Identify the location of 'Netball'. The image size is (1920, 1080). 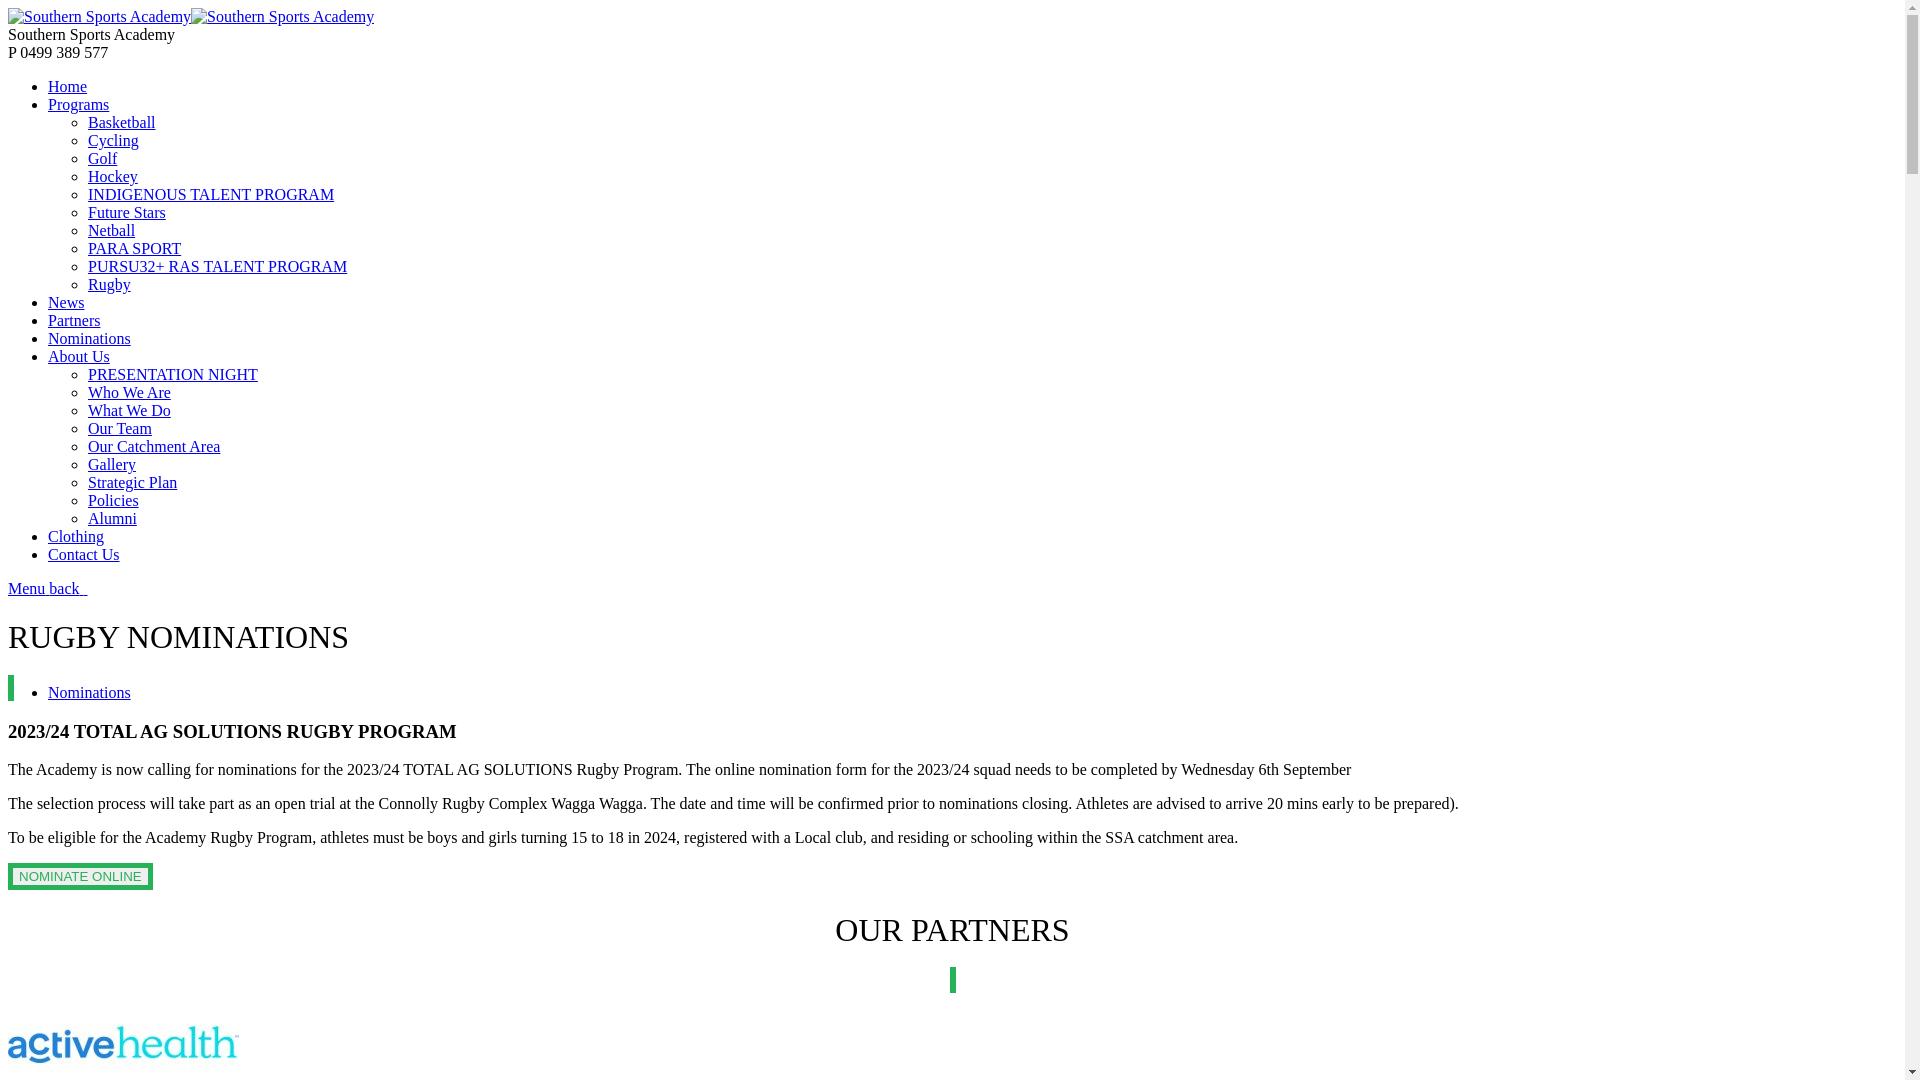
(110, 229).